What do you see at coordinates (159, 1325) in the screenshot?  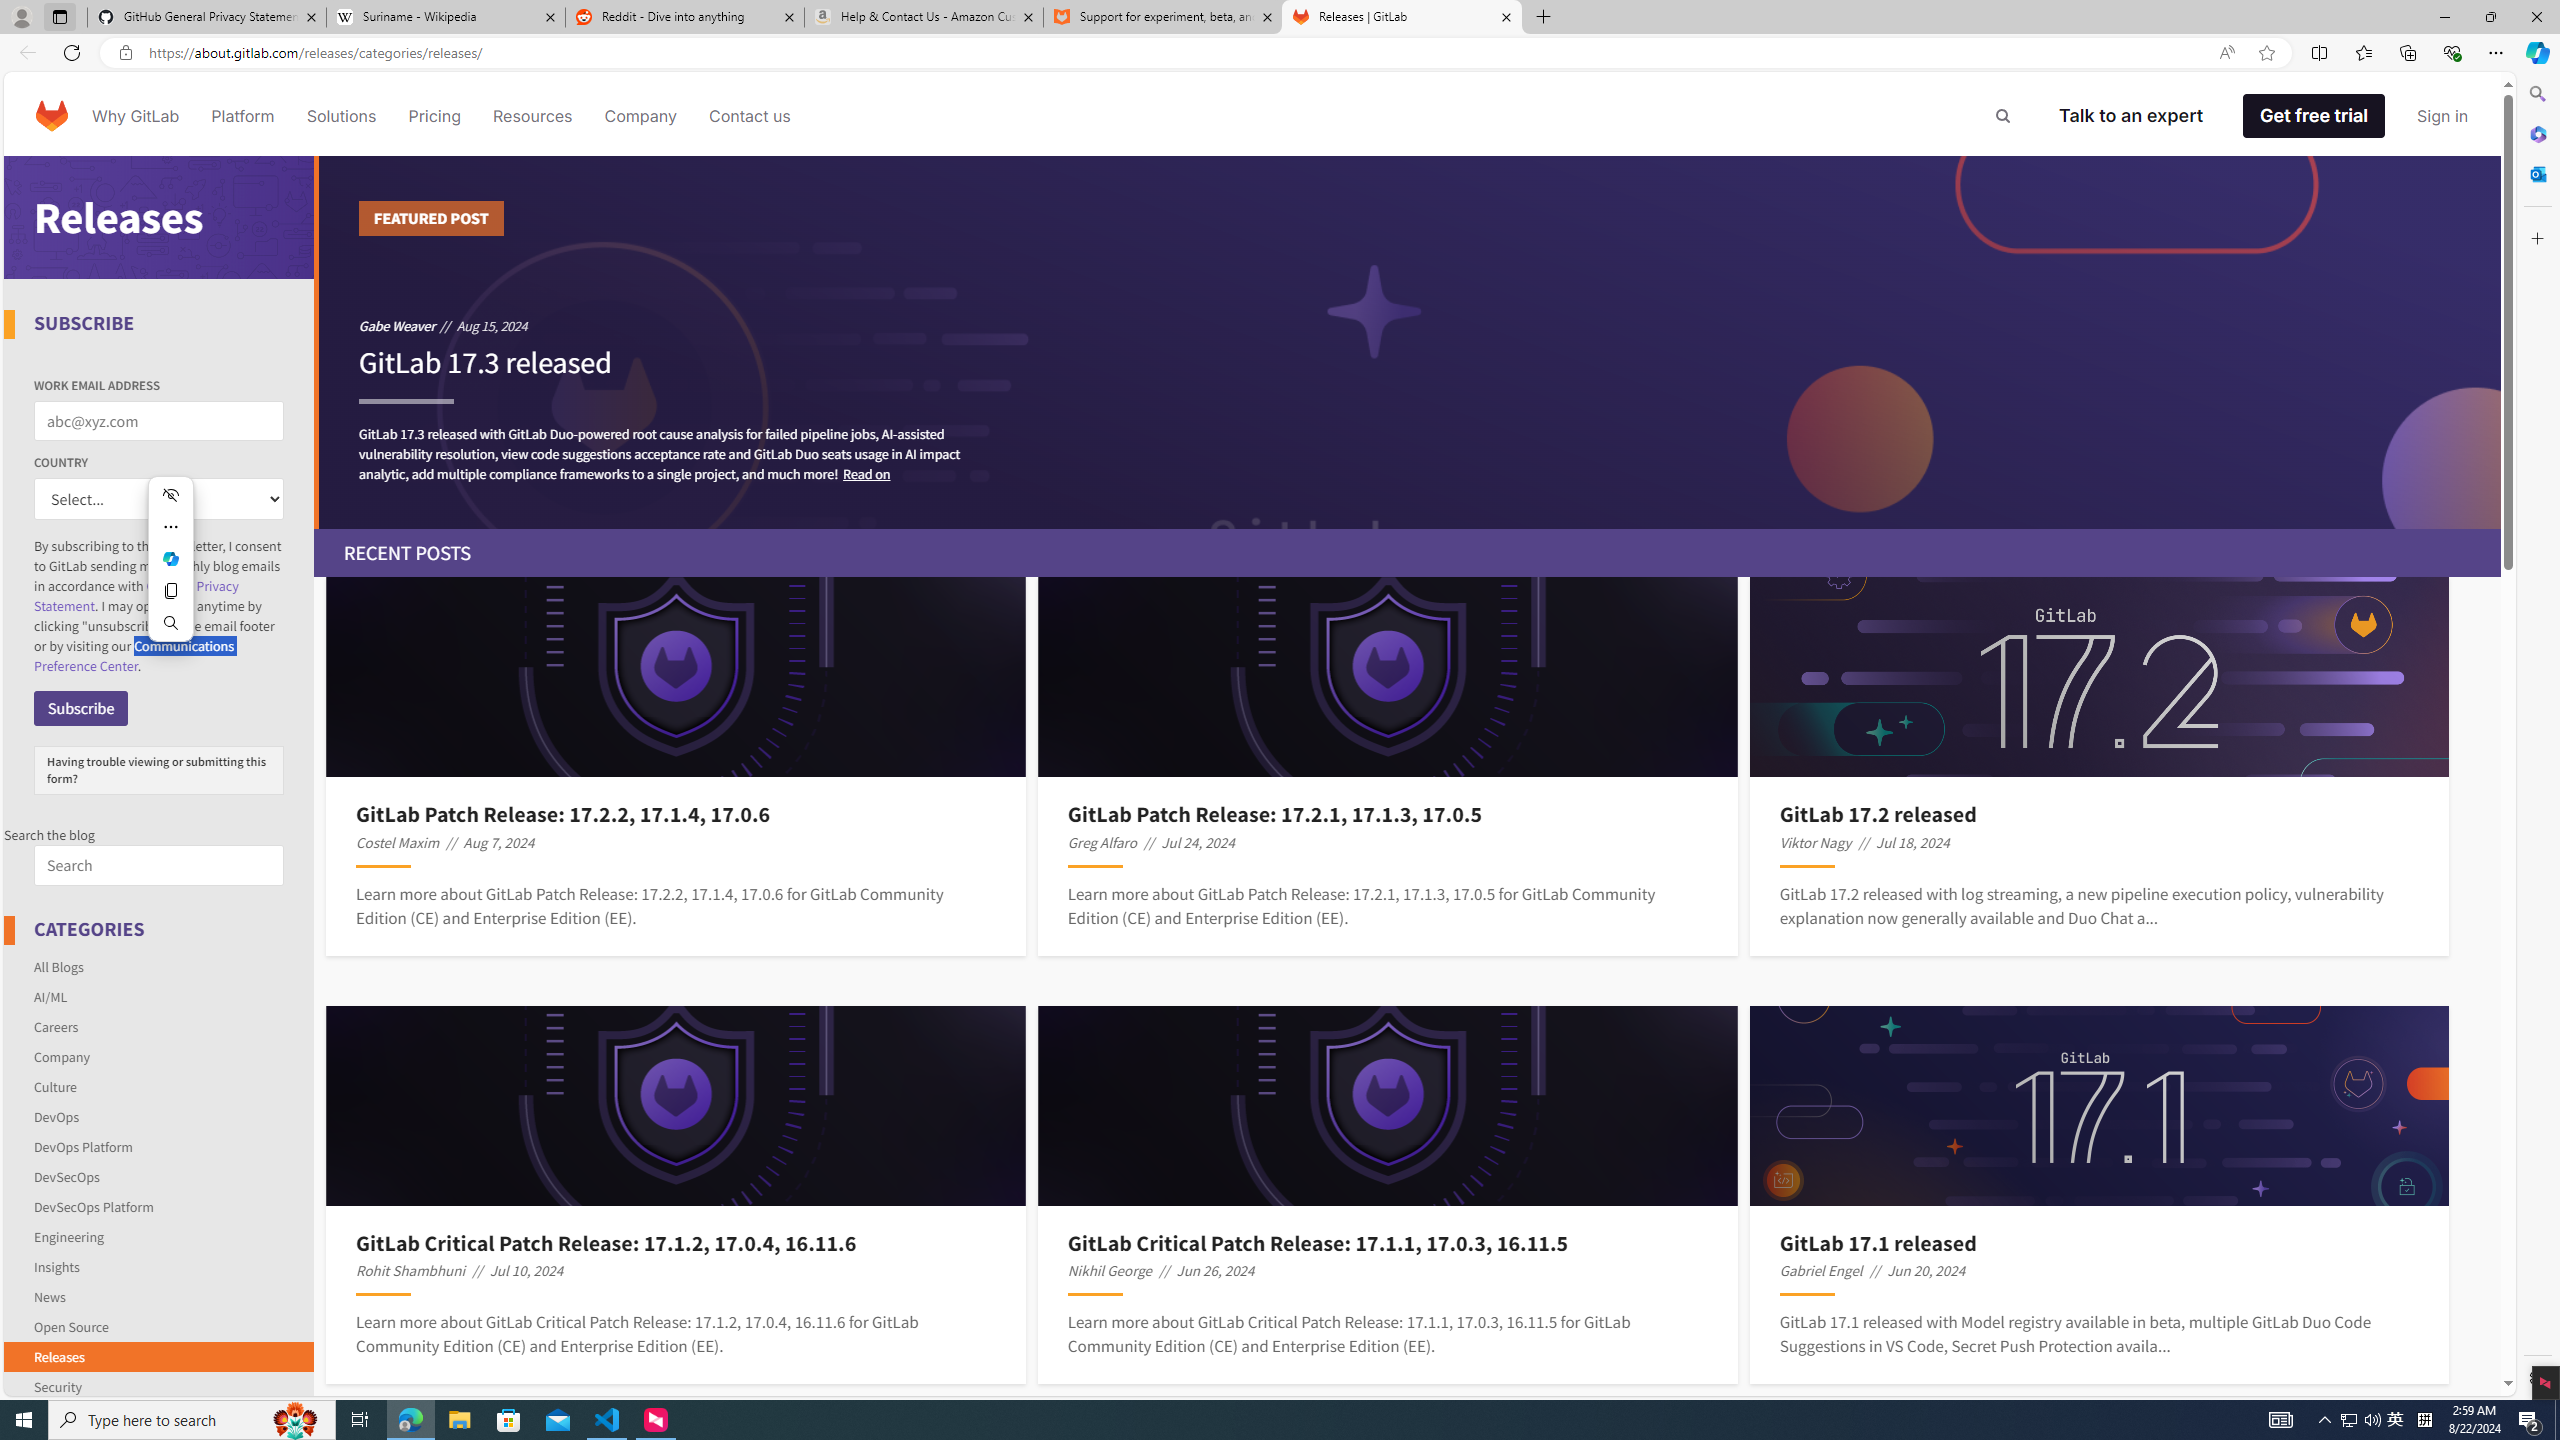 I see `'Open Source'` at bounding box center [159, 1325].